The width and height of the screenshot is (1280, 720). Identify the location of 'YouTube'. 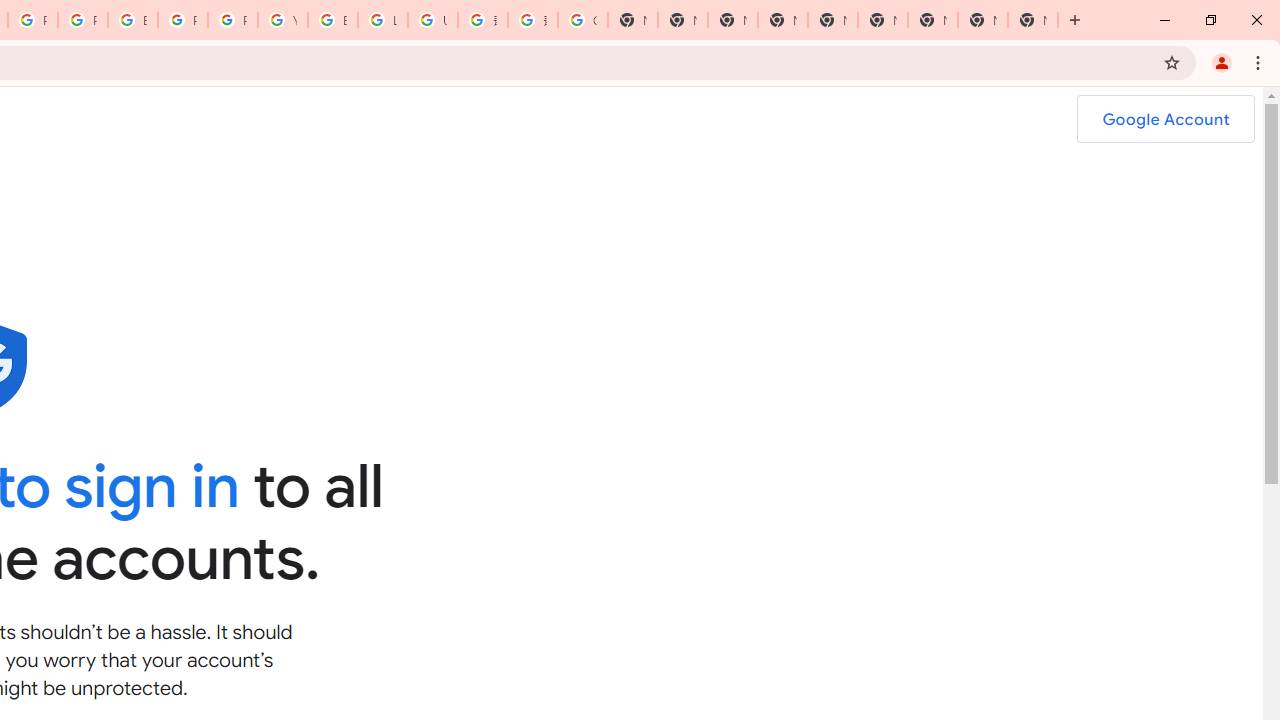
(282, 20).